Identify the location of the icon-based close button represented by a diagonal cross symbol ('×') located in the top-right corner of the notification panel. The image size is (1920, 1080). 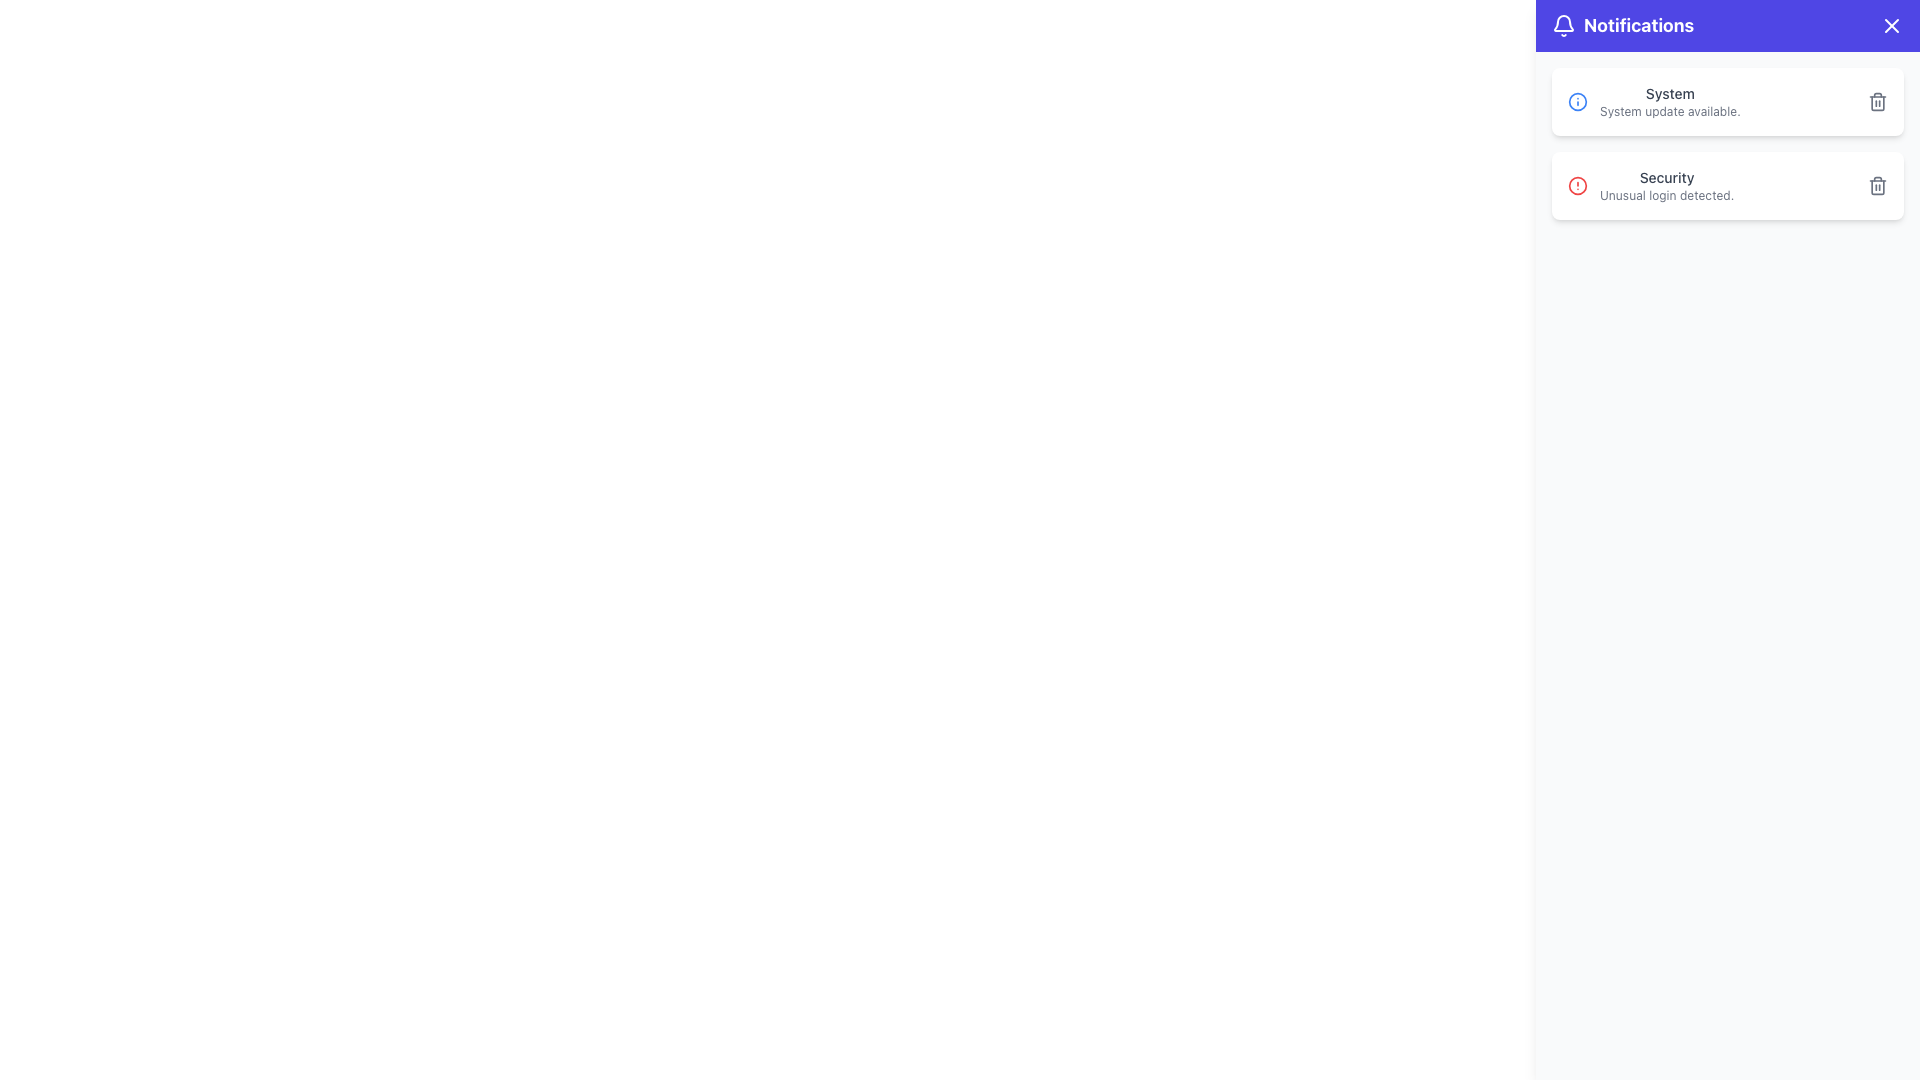
(1890, 26).